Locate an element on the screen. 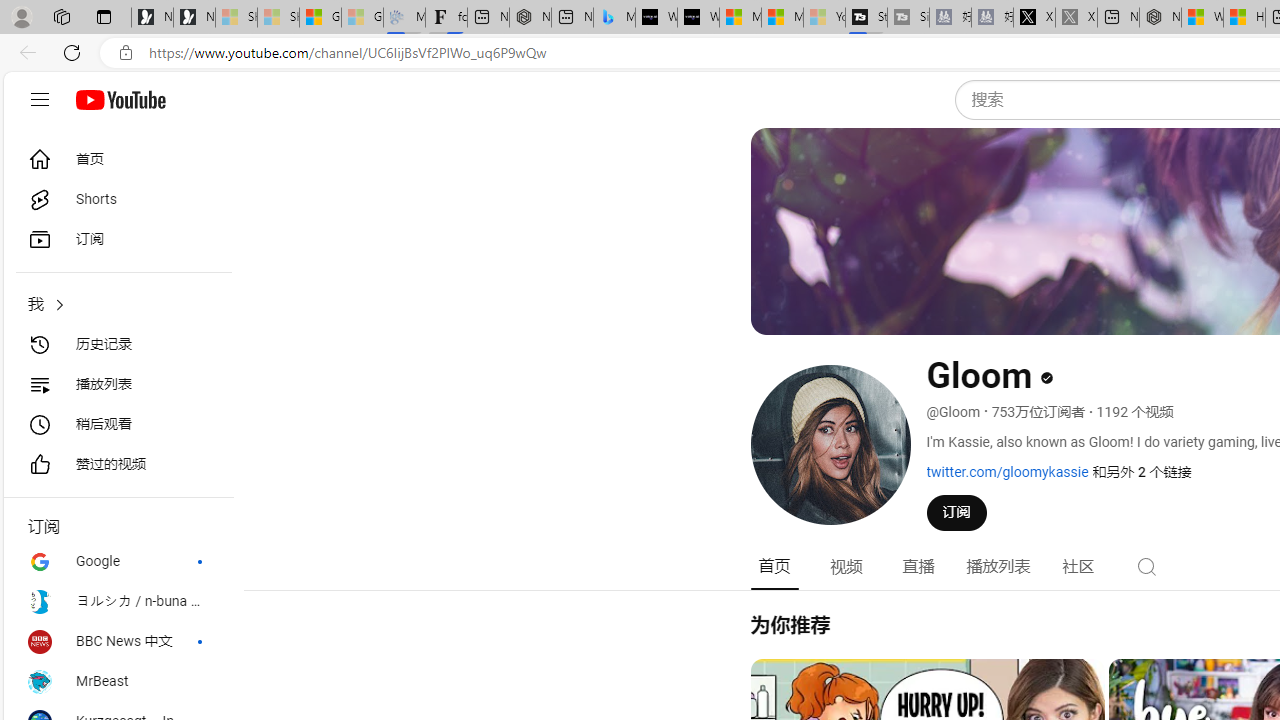 Image resolution: width=1280 pixels, height=720 pixels. 'Huge shark washes ashore at New York City beach | Watch' is located at coordinates (1243, 17).